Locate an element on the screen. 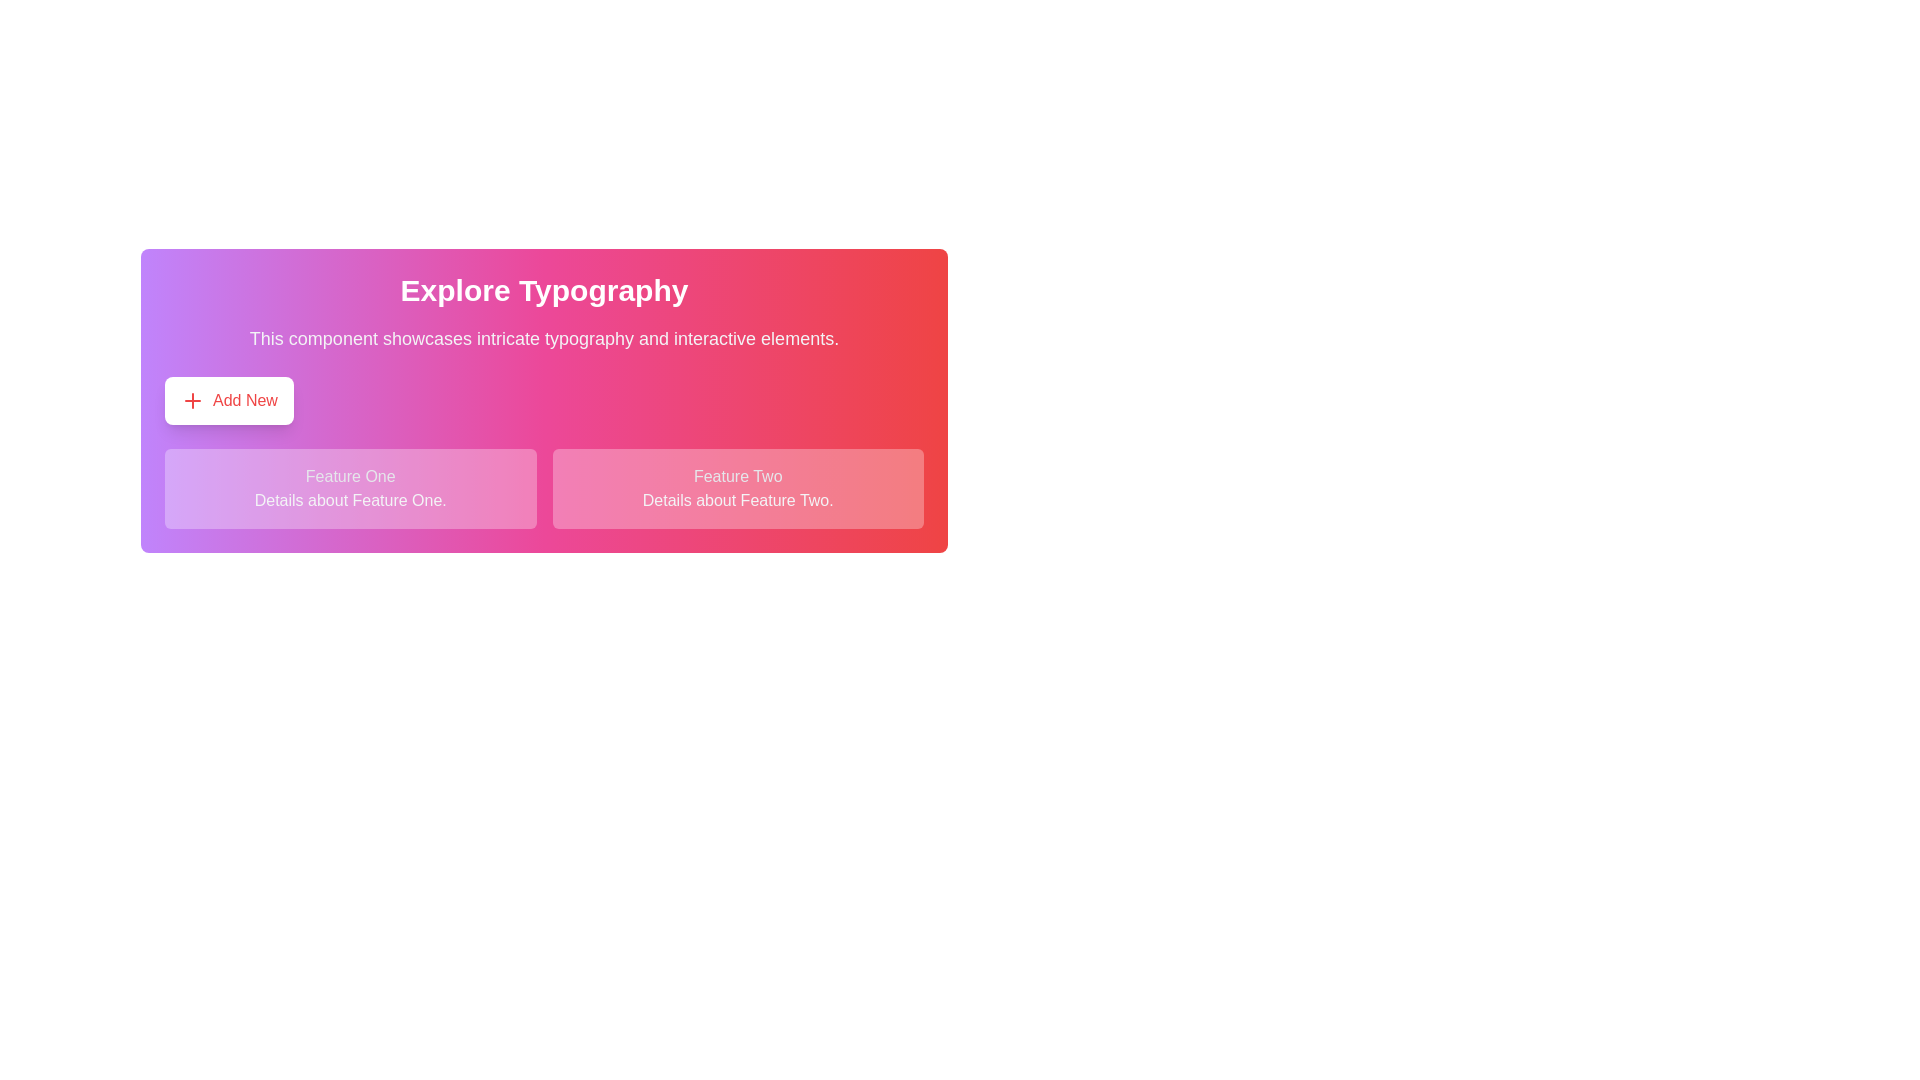  the Informational Card labeled 'Feature Two', which has a gradient background from white to pink and contains the text 'Feature Two' in bold light gray is located at coordinates (737, 489).